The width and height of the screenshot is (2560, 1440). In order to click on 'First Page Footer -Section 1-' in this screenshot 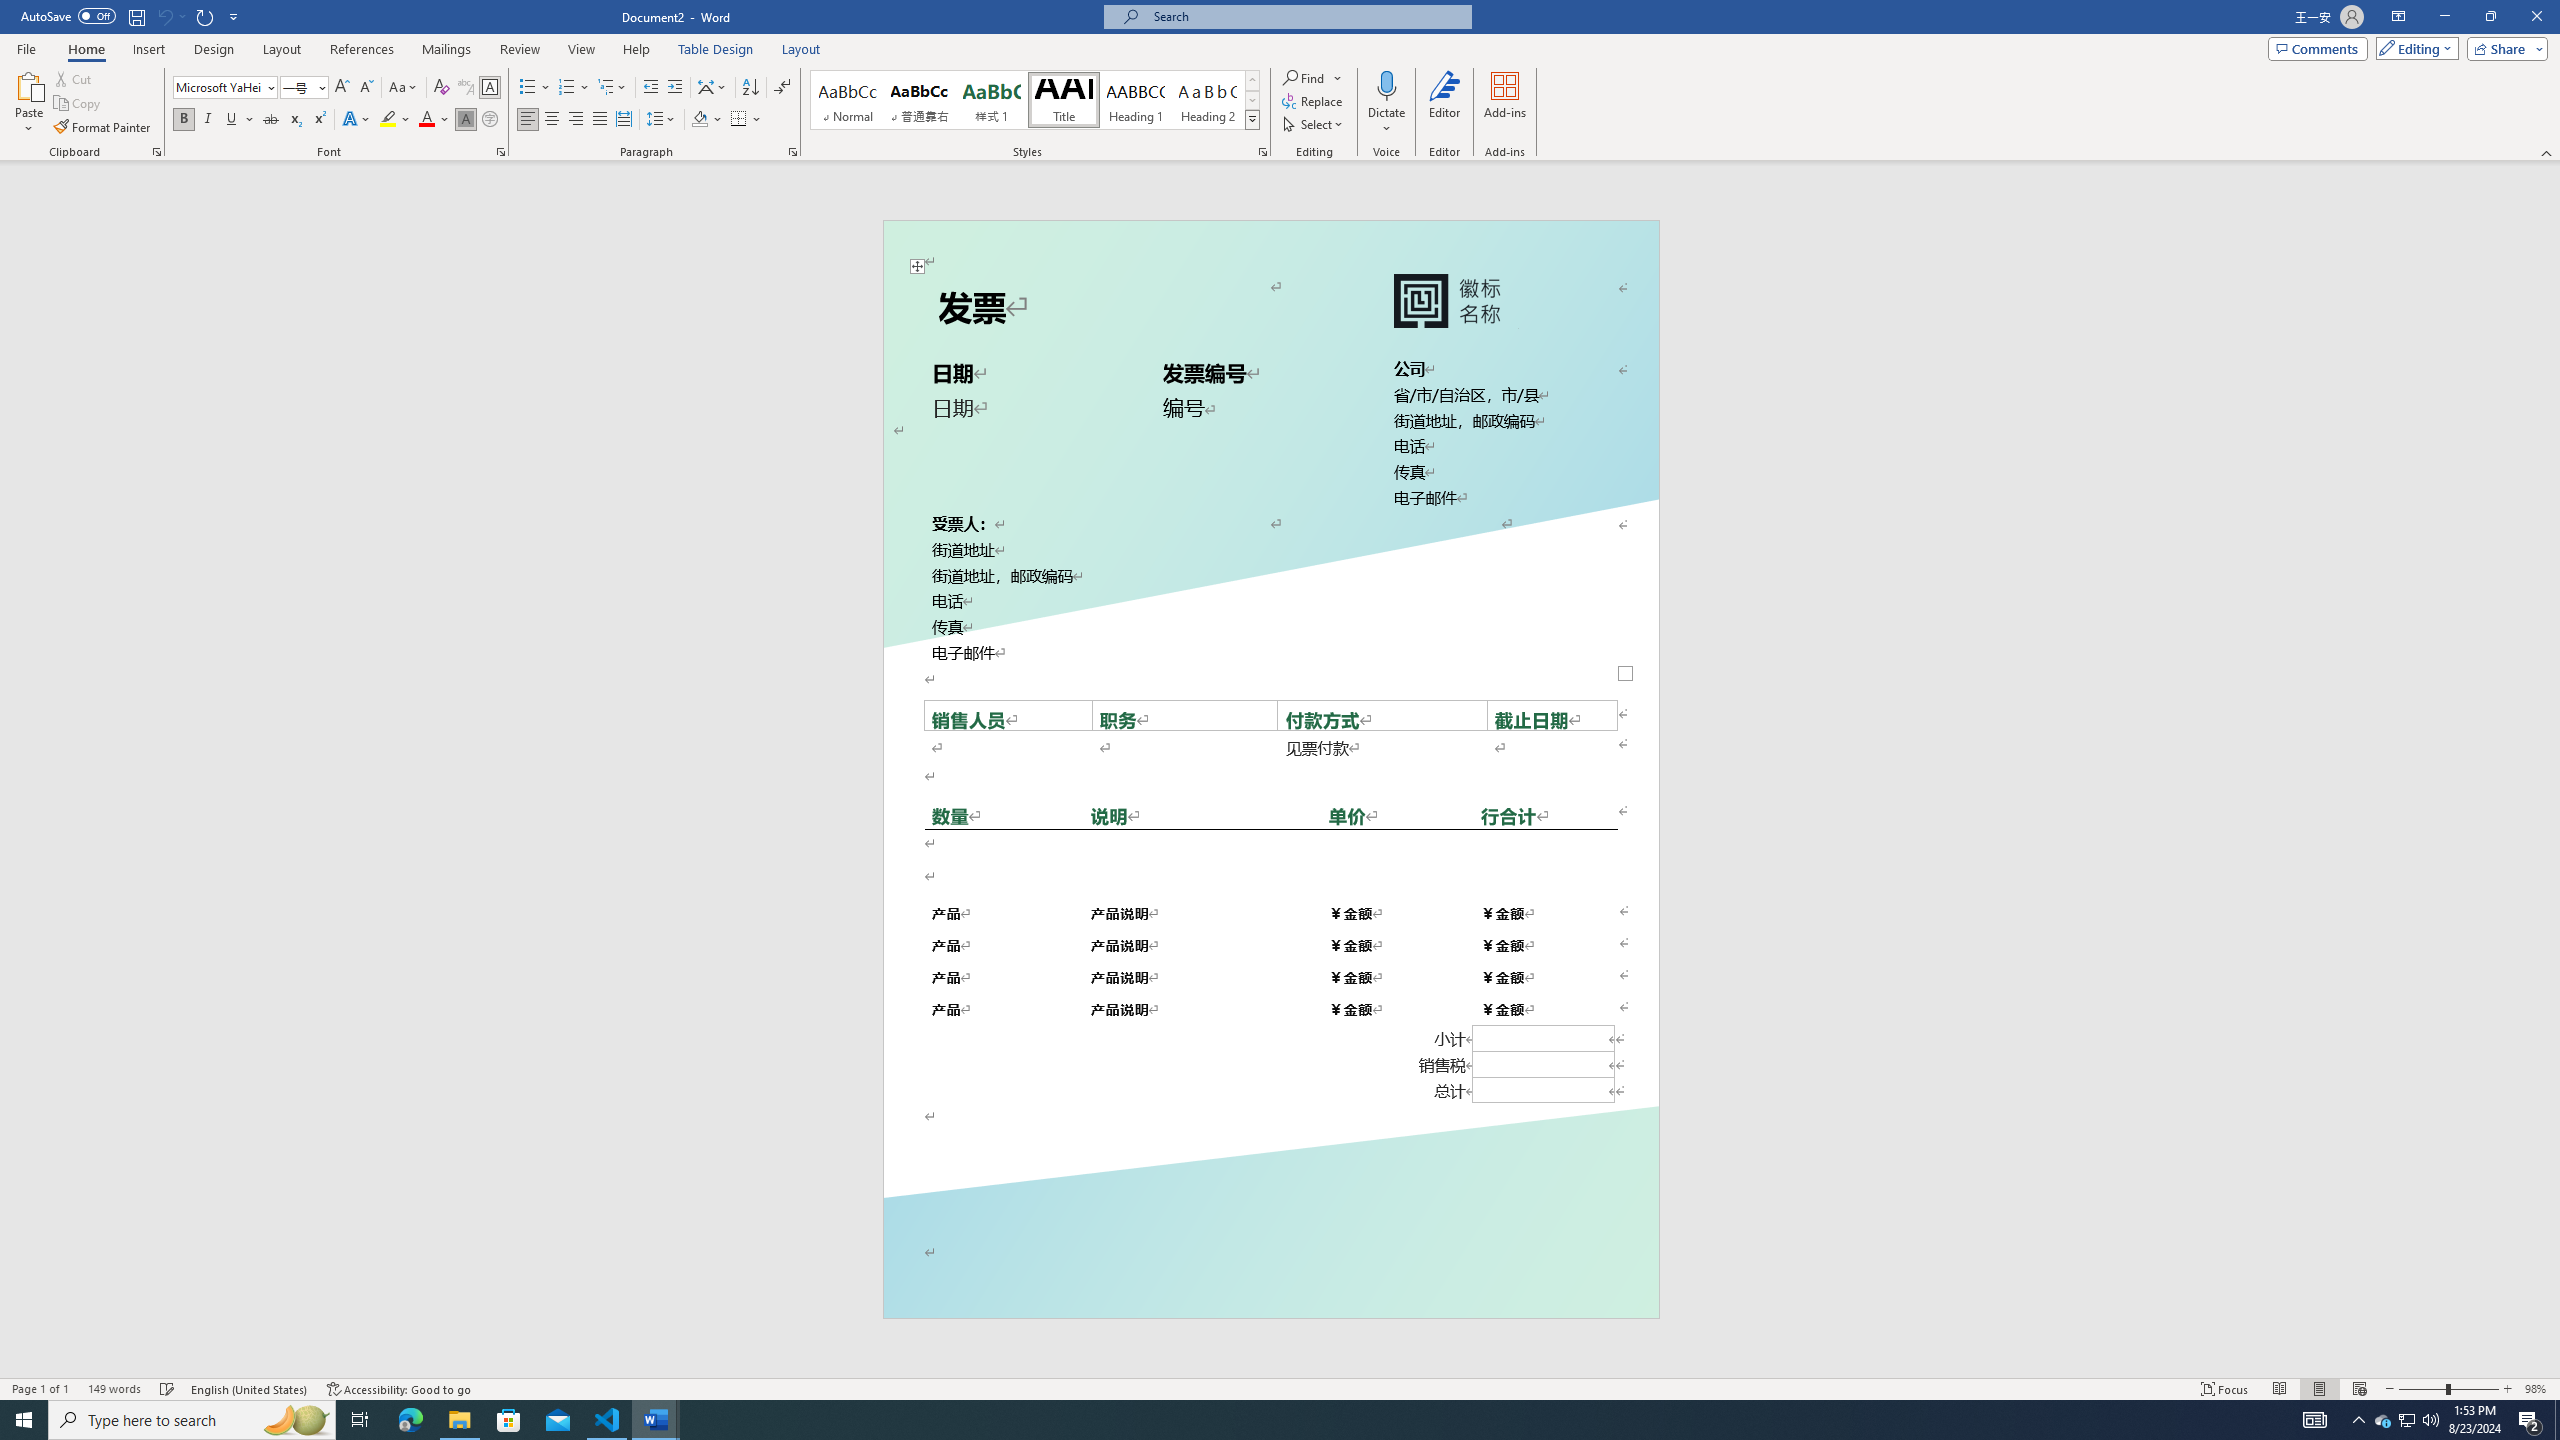, I will do `click(1271, 1271)`.